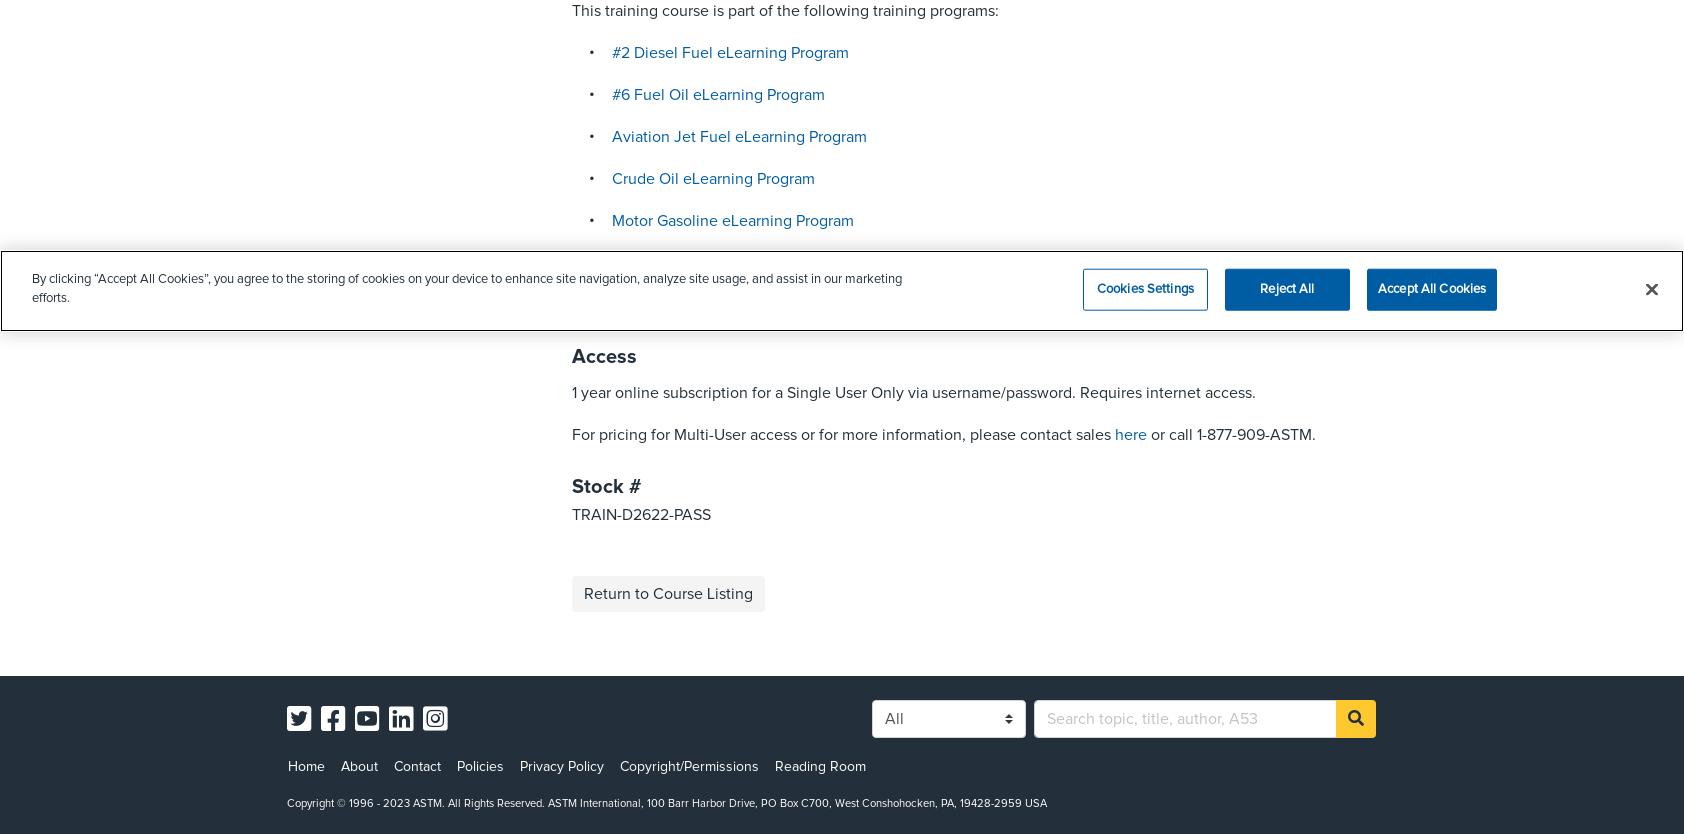 Image resolution: width=1684 pixels, height=834 pixels. What do you see at coordinates (785, 11) in the screenshot?
I see `'This training course is part of the following training programs:'` at bounding box center [785, 11].